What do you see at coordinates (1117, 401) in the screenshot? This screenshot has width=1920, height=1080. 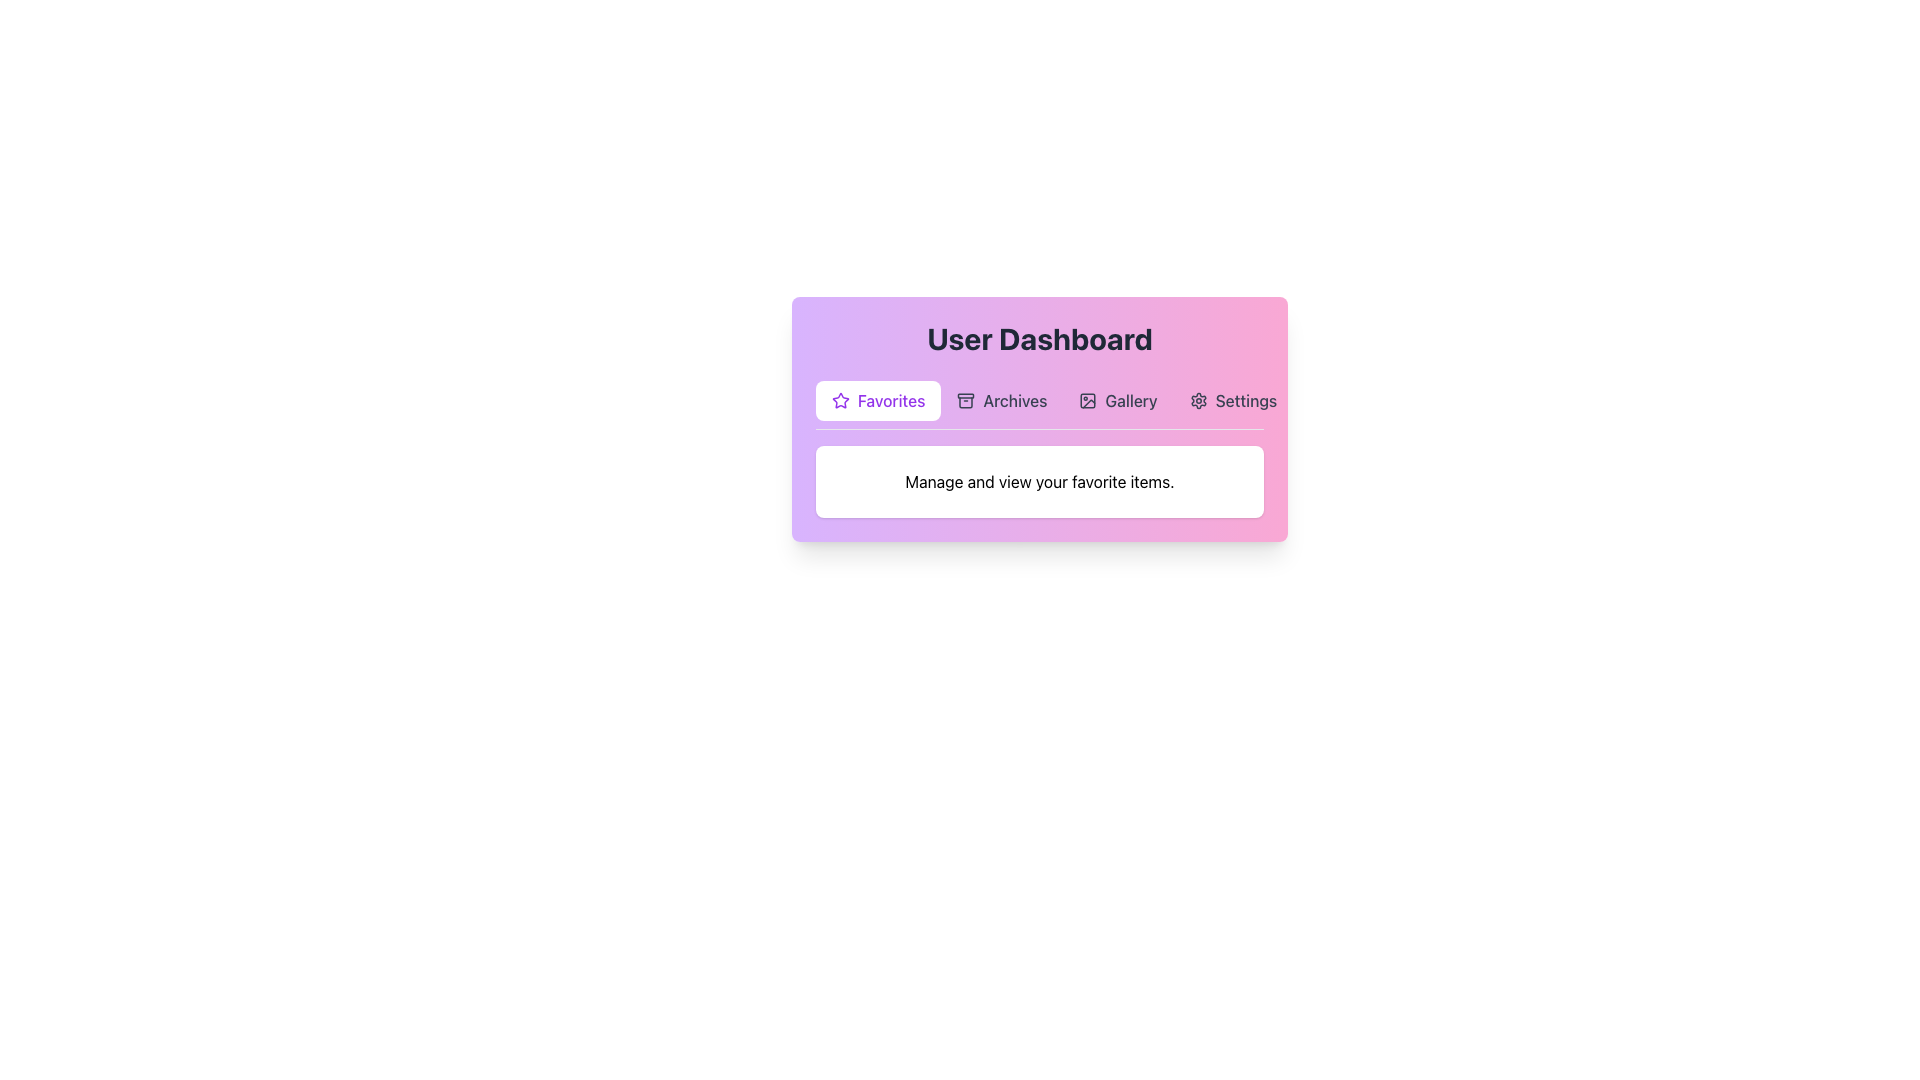 I see `the 'Gallery' button, which is the third option in the horizontal navigation bar, to observe the hover effect` at bounding box center [1117, 401].